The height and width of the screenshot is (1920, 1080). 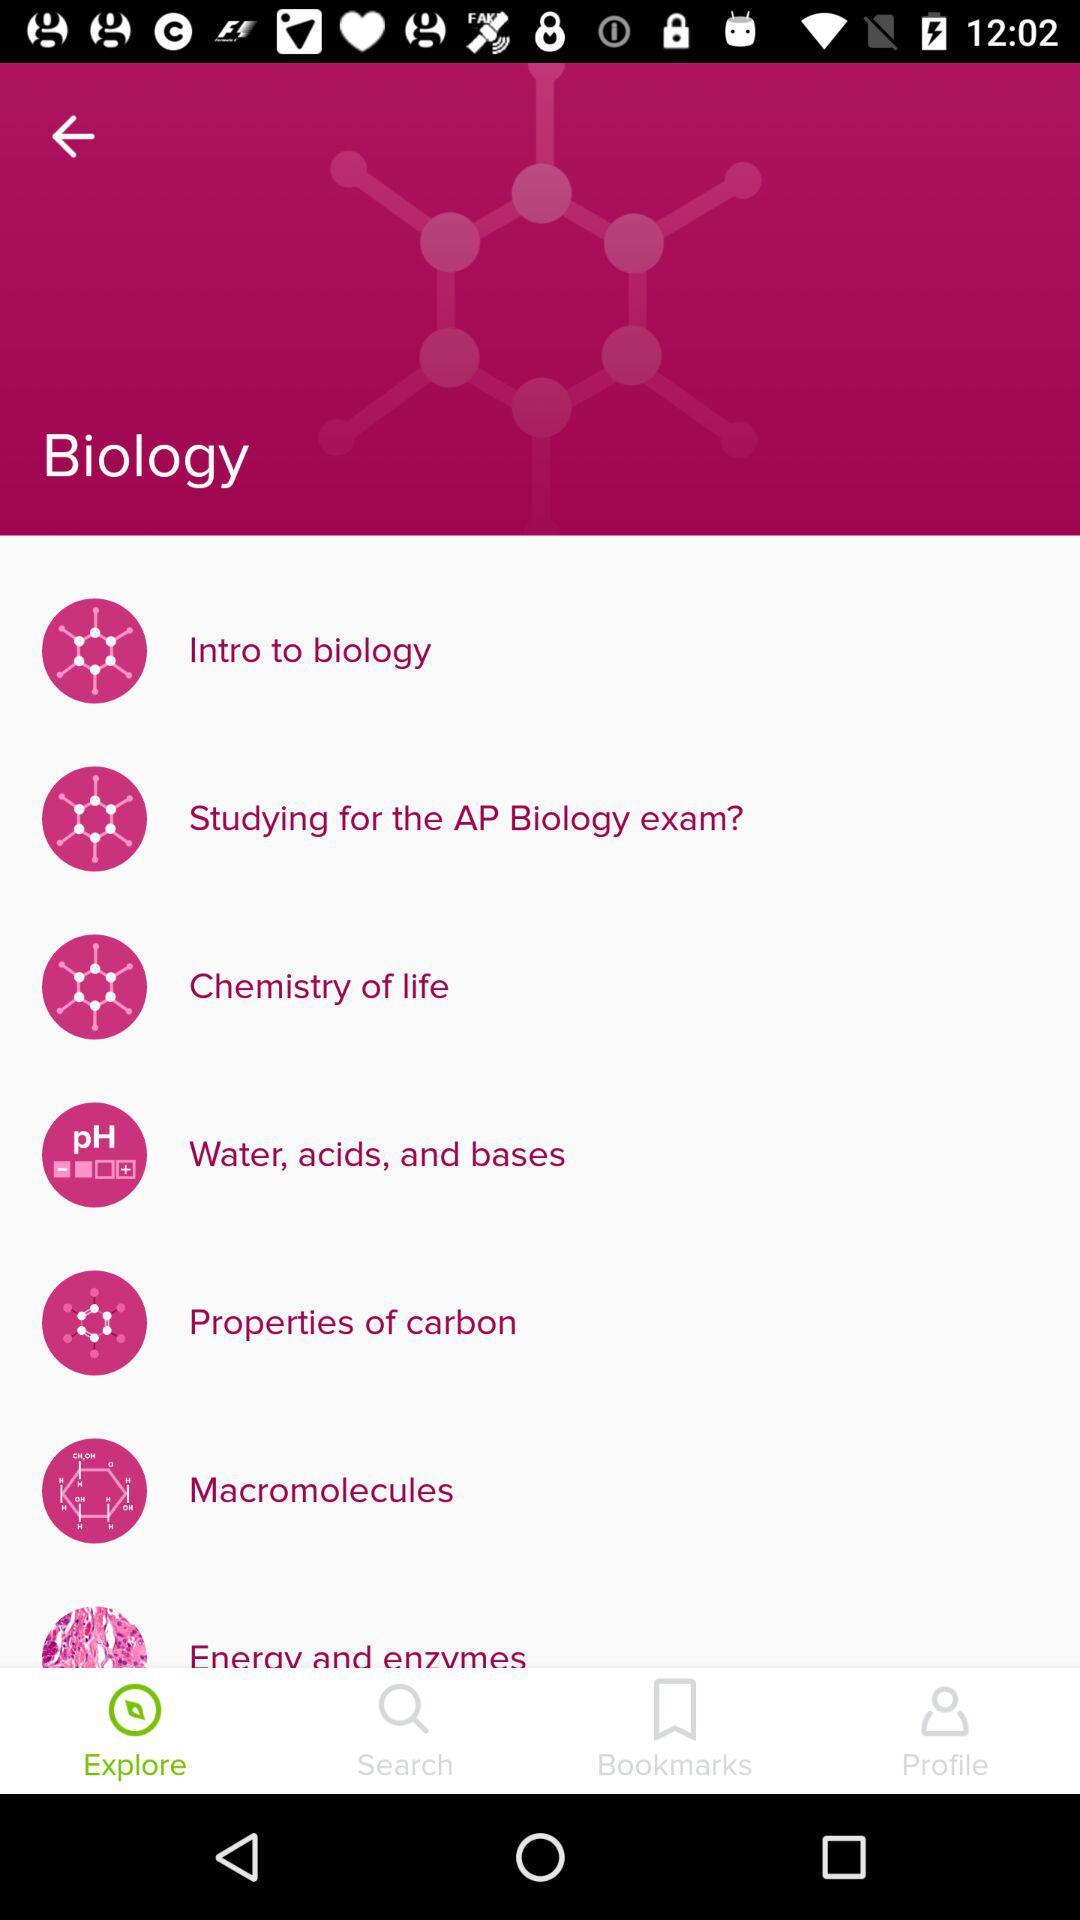 I want to click on the icon at the top left corner, so click(x=72, y=135).